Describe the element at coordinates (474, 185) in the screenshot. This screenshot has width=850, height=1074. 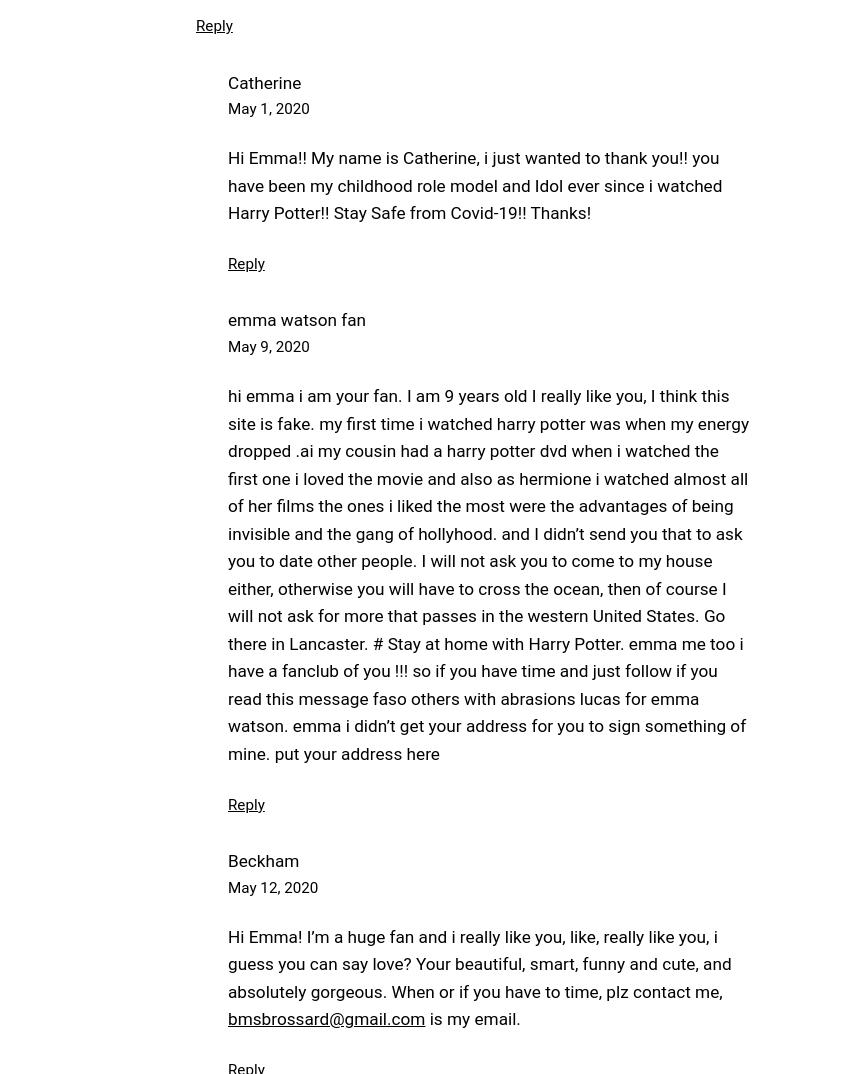
I see `'Hi Emma!! My name is Catherine, i just wanted to thank you!! you have been my childhood role model and Idol ever since i watched Harry Potter!! Stay Safe from Covid-19!! Thanks!'` at that location.